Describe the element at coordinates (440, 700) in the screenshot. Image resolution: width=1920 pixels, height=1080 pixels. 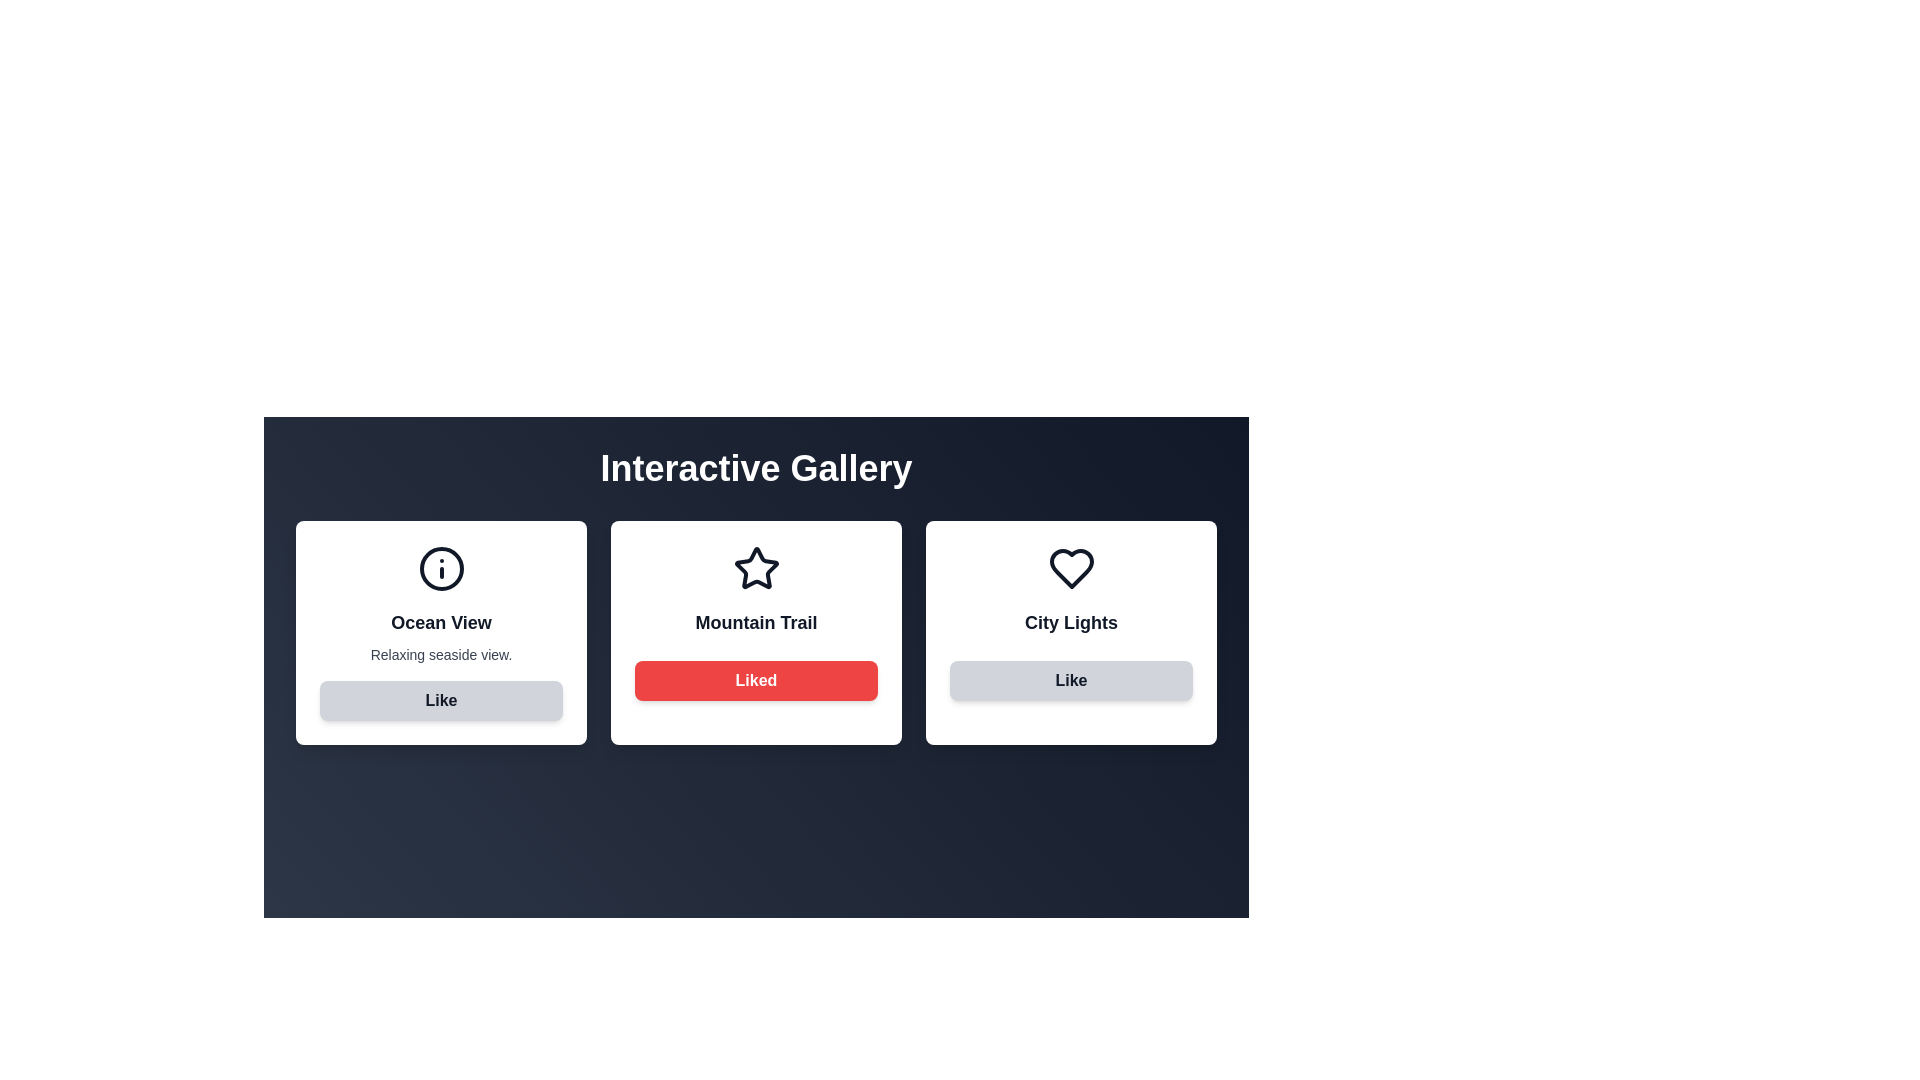
I see `the 'Like' button, which is a horizontally elongated rectangular button with rounded corners, gray background, and black bold text, located at the bottom of the 'Ocean View' card` at that location.